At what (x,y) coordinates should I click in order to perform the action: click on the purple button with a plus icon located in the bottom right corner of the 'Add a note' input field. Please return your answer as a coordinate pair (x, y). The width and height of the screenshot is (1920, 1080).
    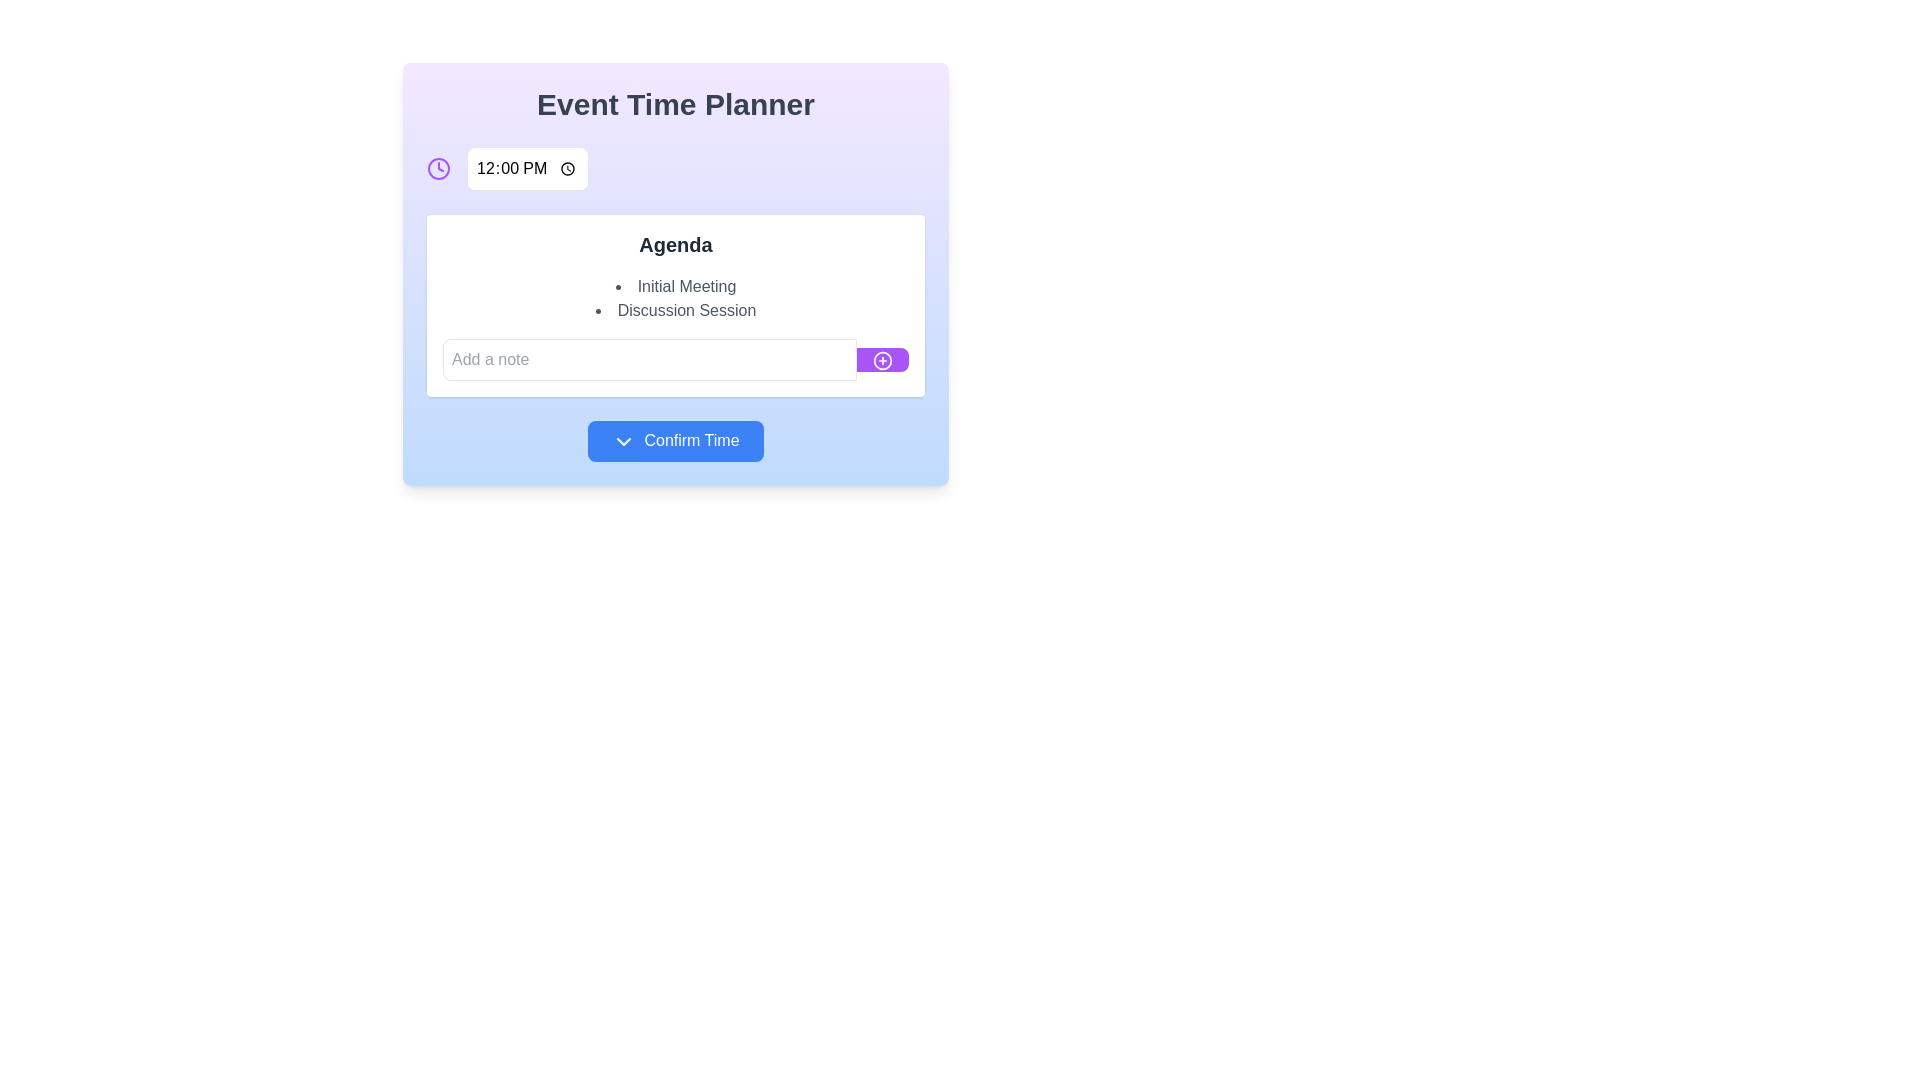
    Looking at the image, I should click on (882, 358).